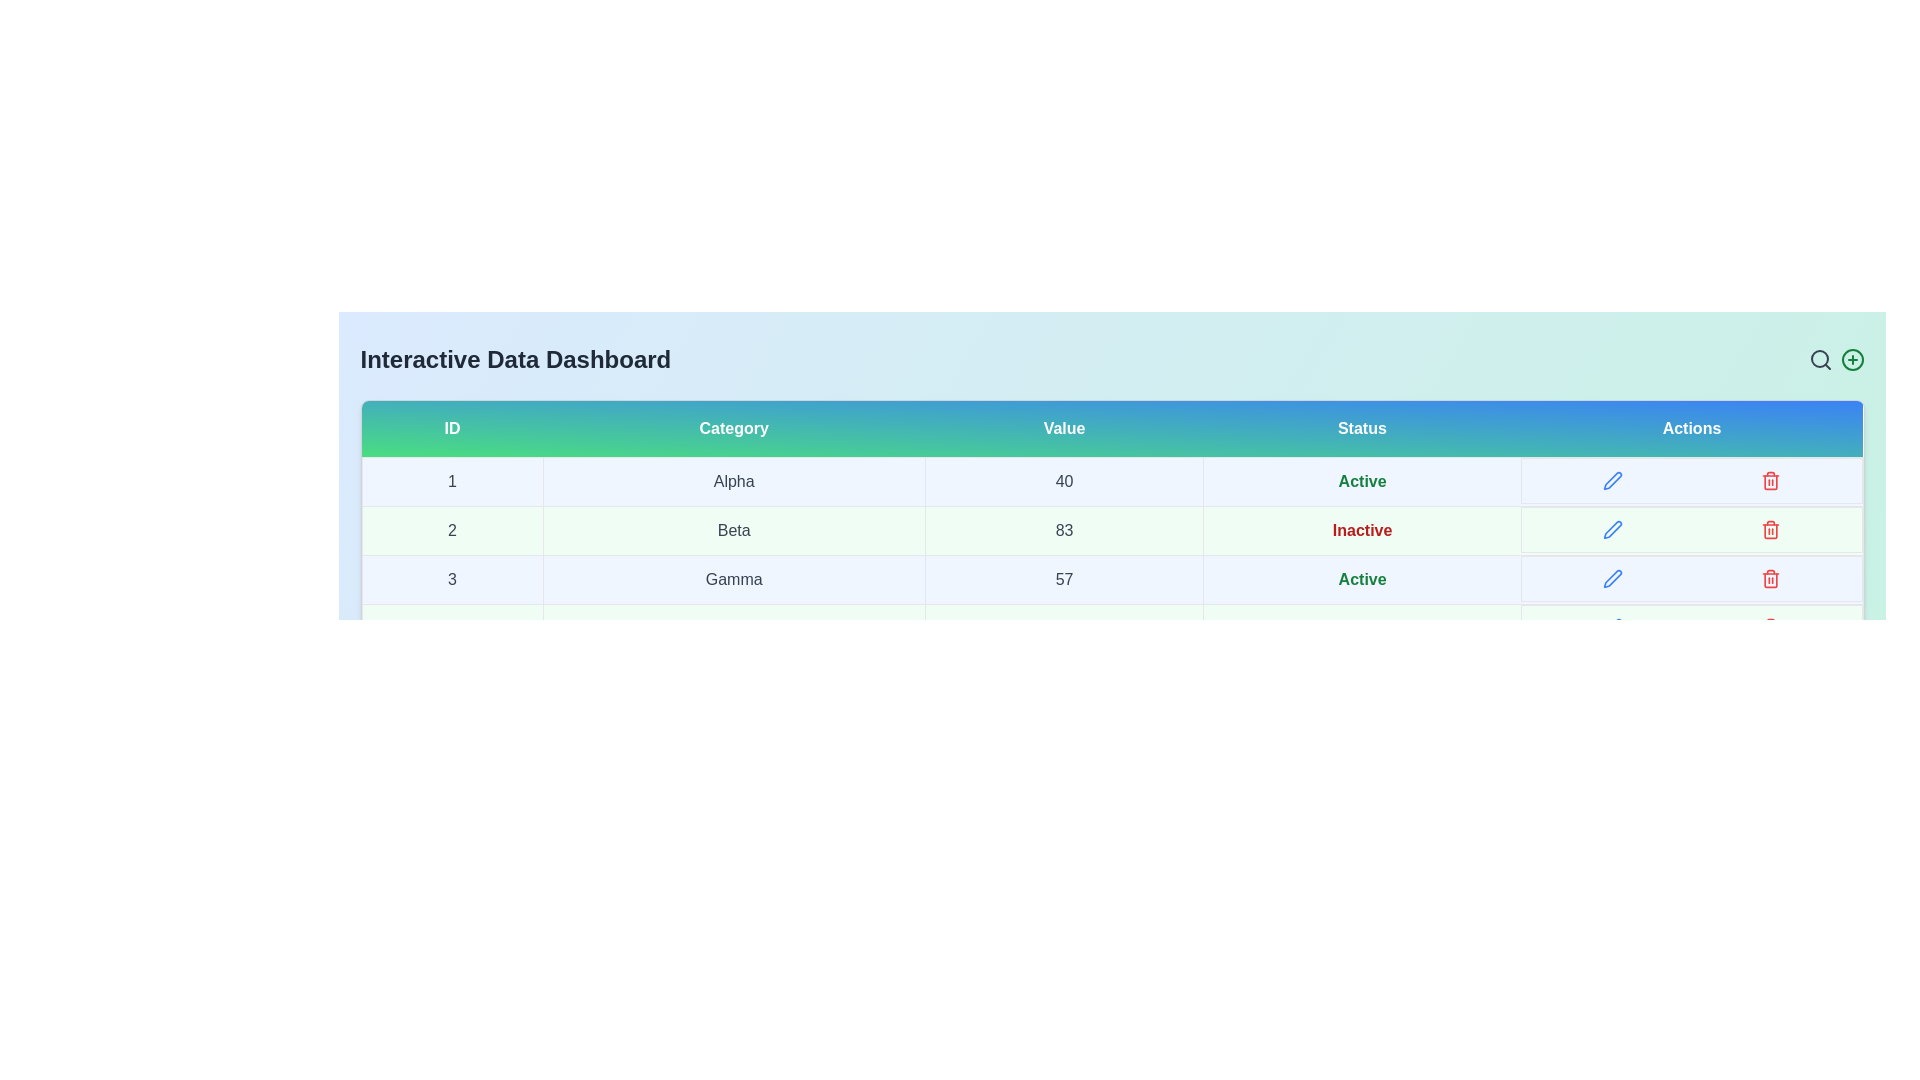 This screenshot has height=1080, width=1920. I want to click on the table header Value to sort or filter the data, so click(1063, 427).